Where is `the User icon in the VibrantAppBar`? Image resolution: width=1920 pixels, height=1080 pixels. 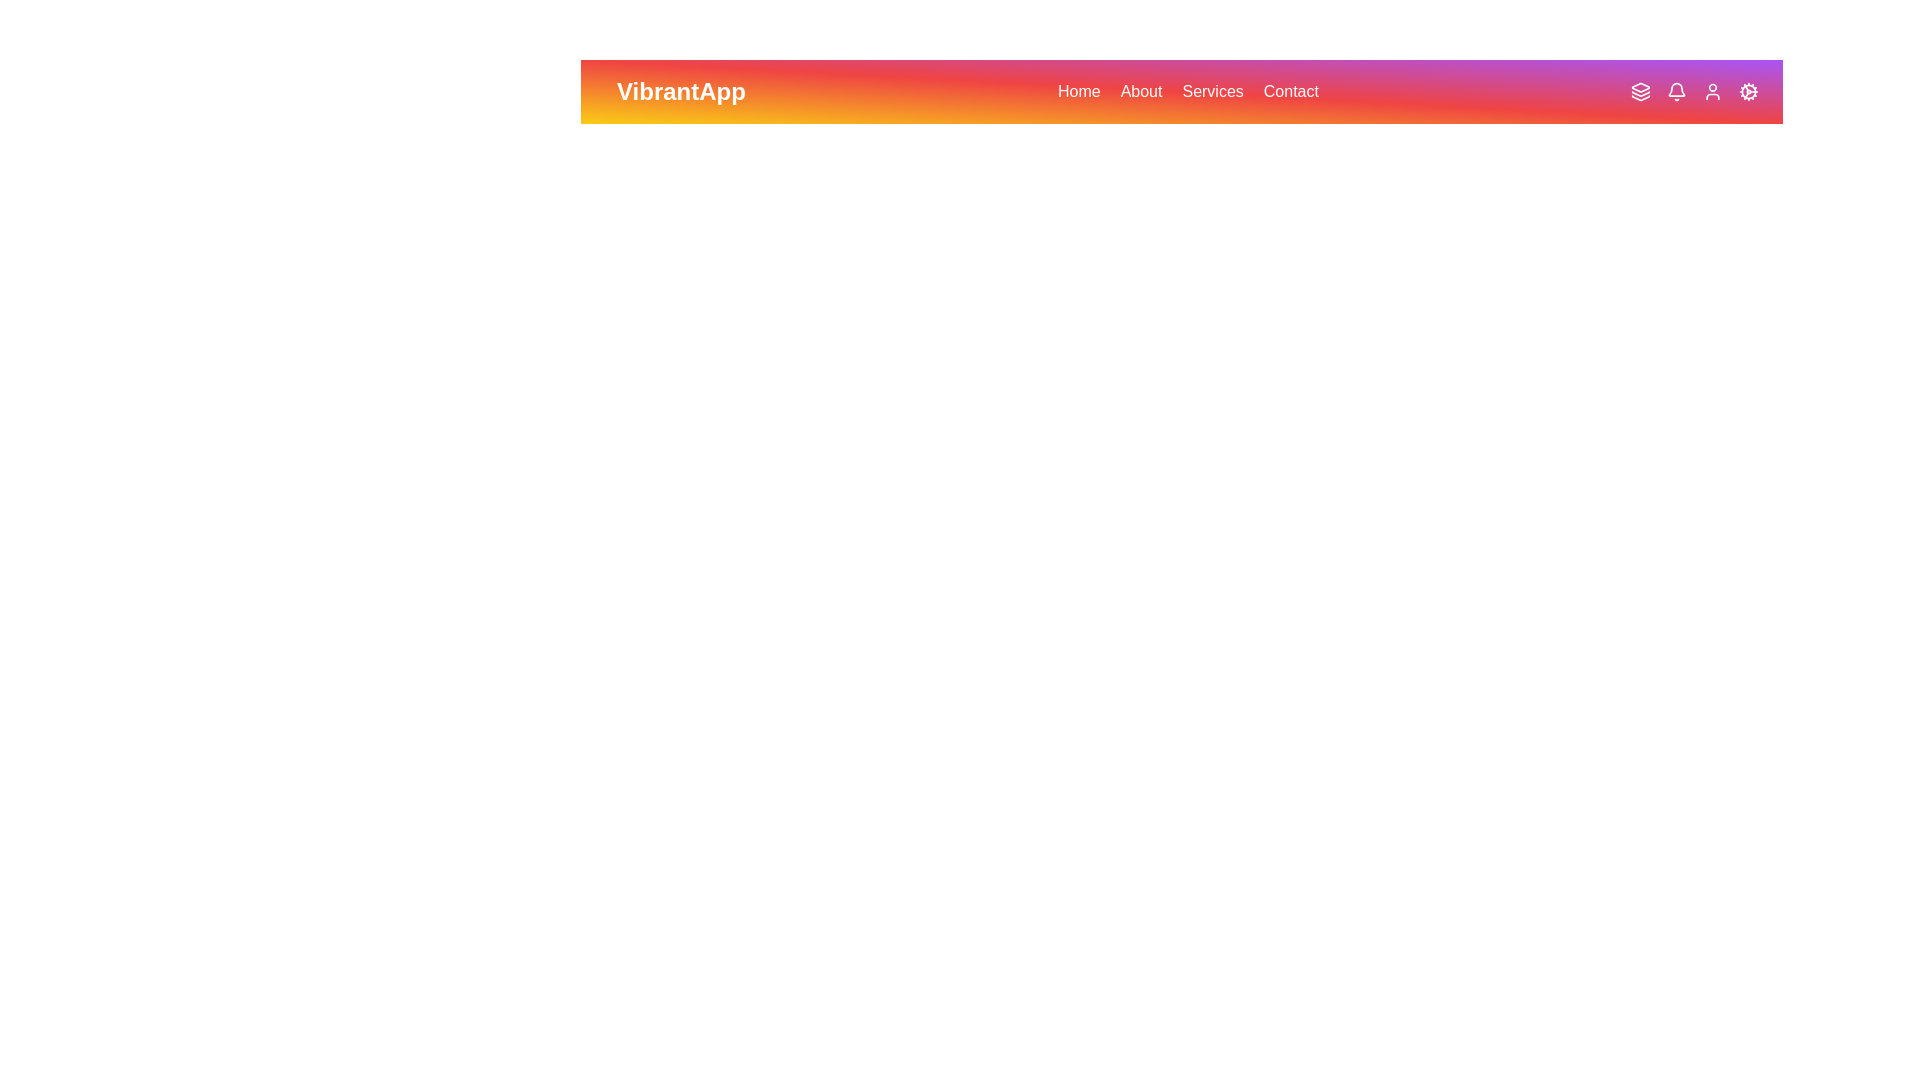
the User icon in the VibrantAppBar is located at coordinates (1712, 92).